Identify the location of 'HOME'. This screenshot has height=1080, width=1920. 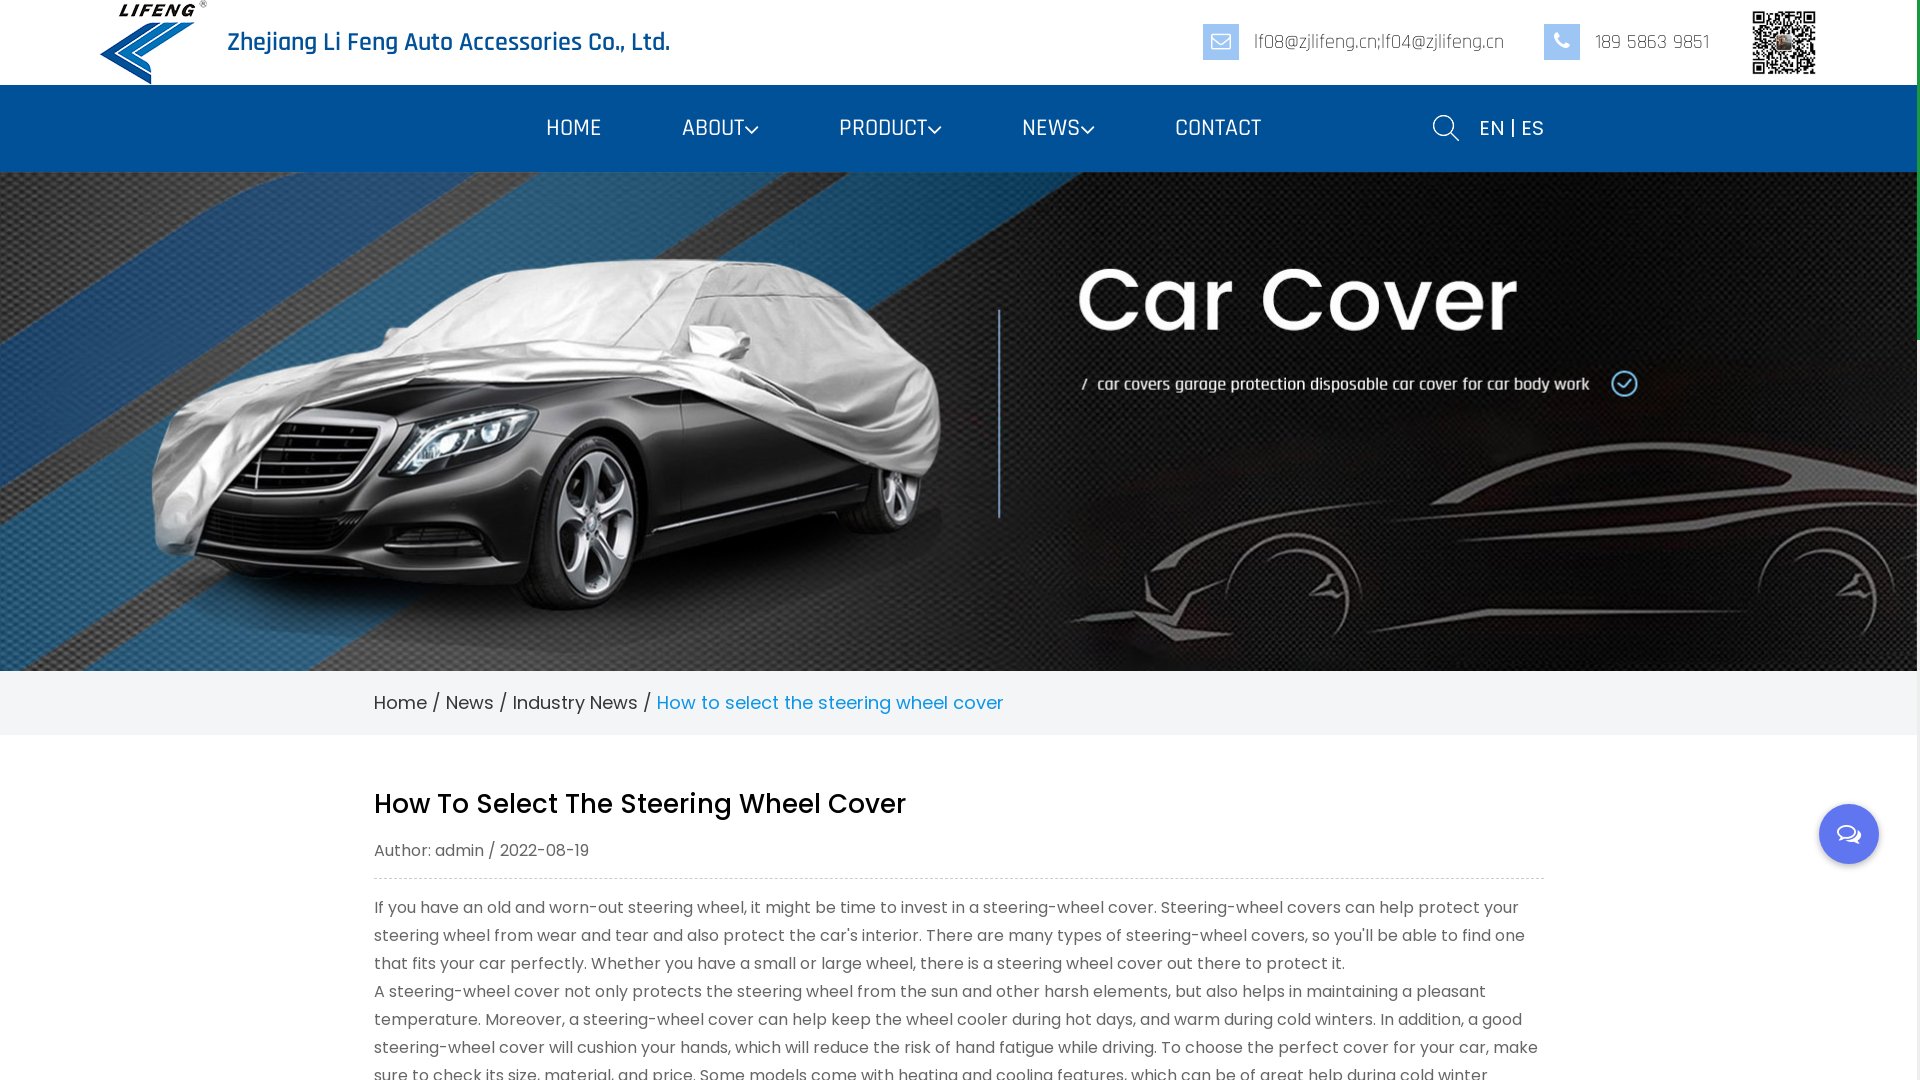
(573, 127).